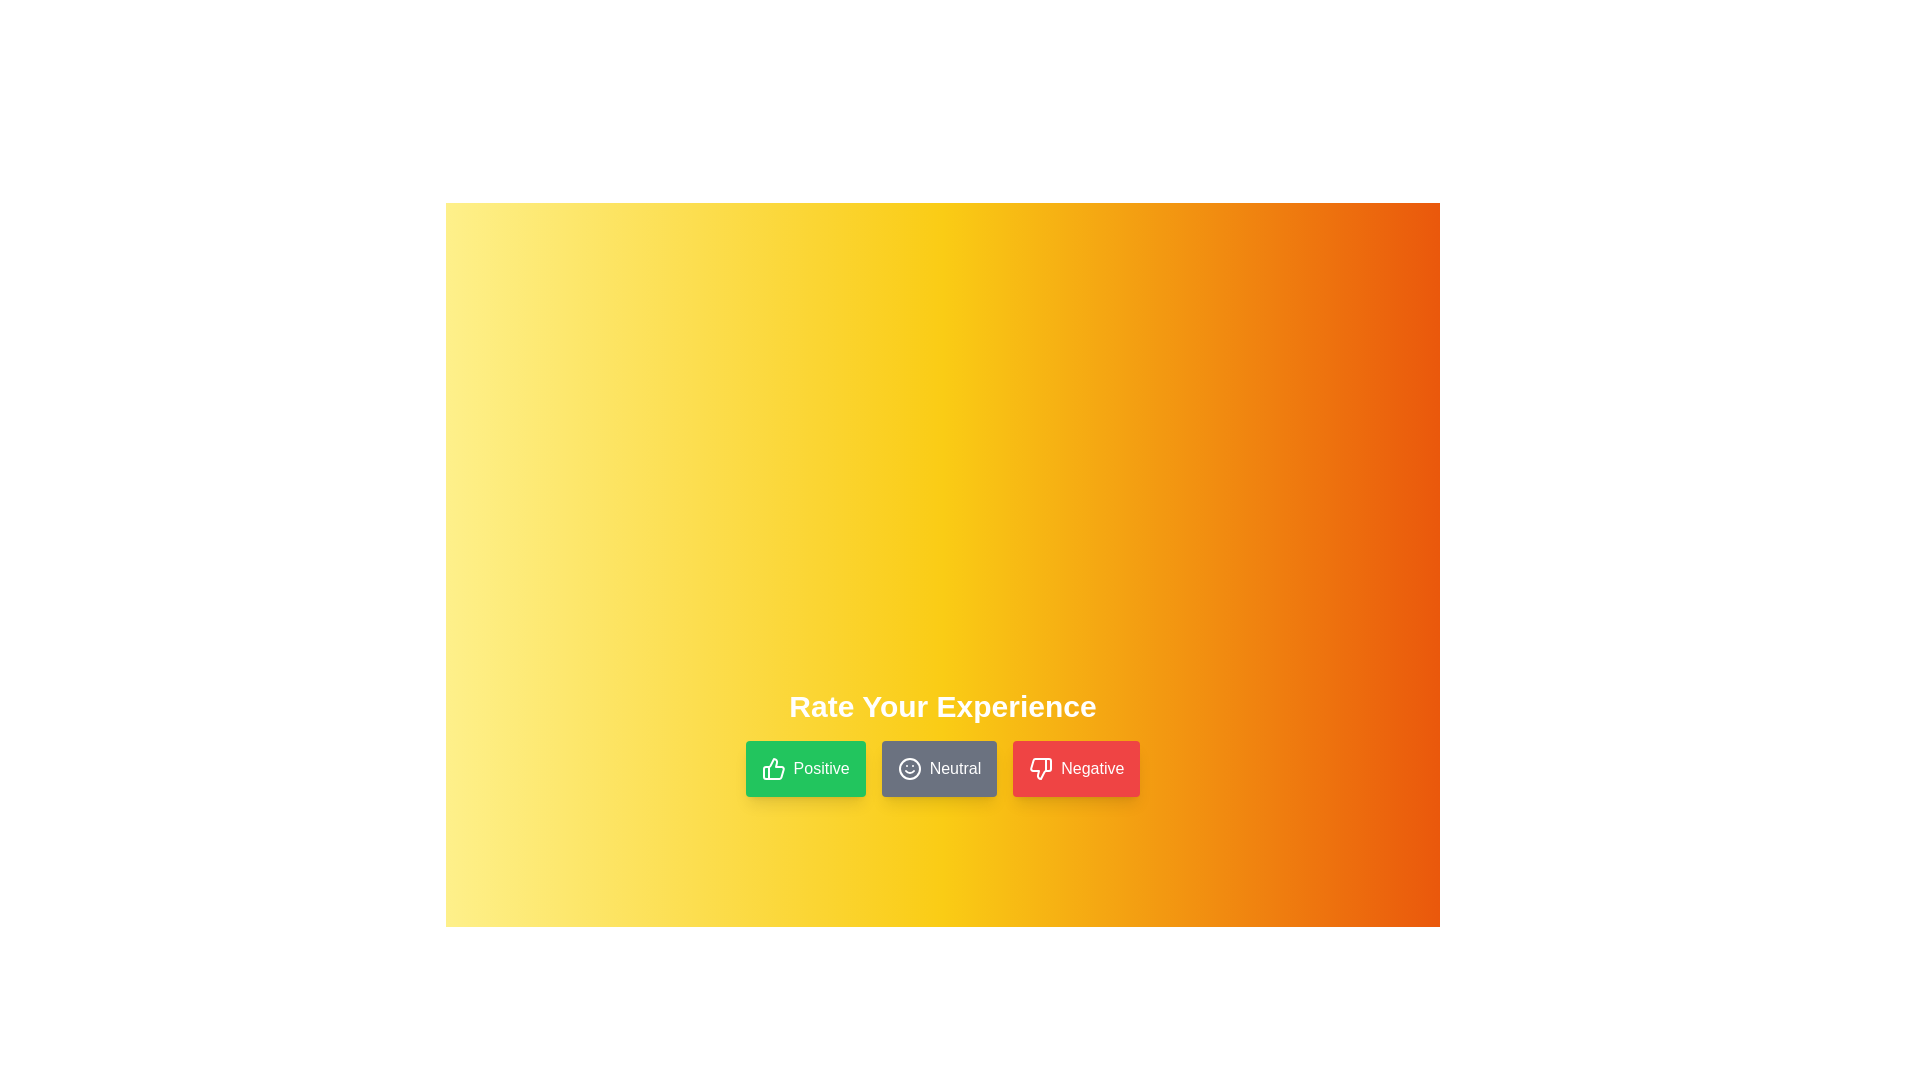 The width and height of the screenshot is (1920, 1080). I want to click on the 'Neutral' button, which contains a circular gray icon resembling a neutral face, located between the 'Positive' and 'Negative' buttons, so click(908, 767).